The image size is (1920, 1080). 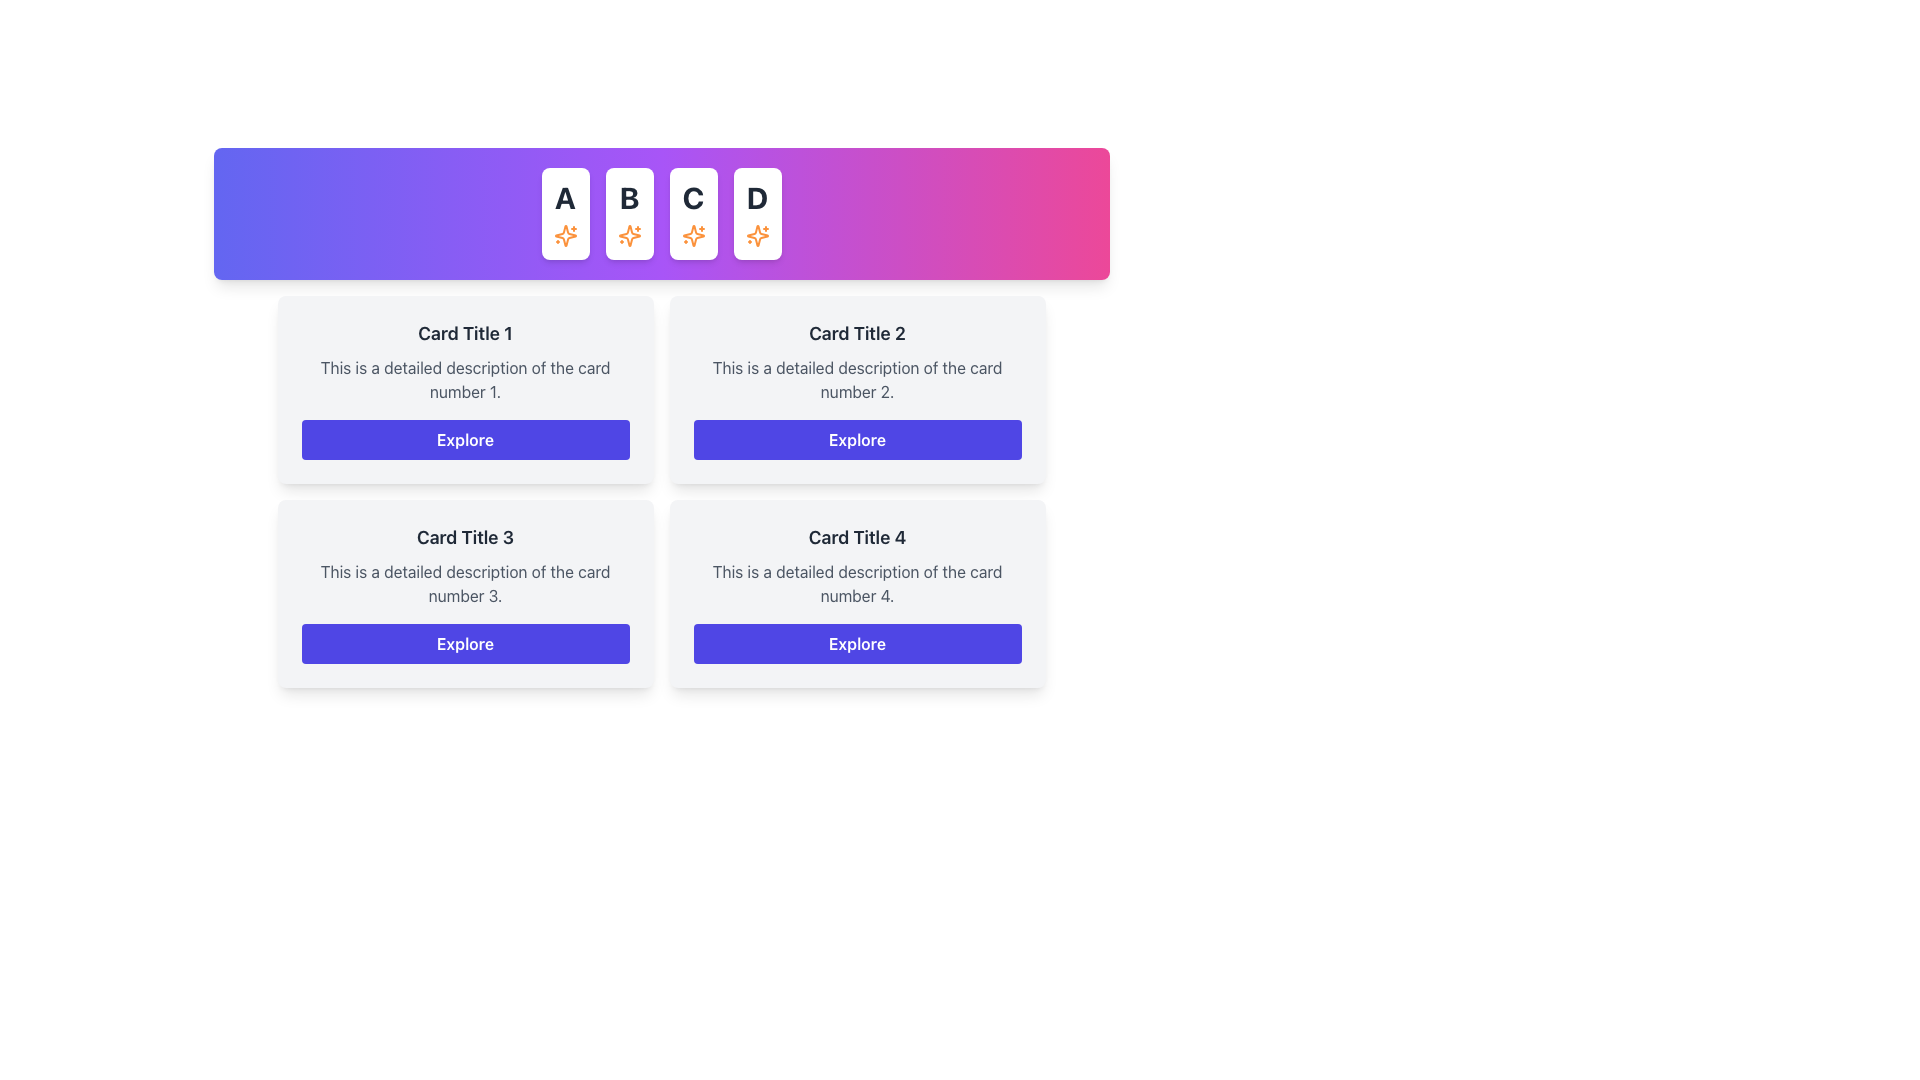 I want to click on the bold uppercase letter 'B' styled with a large sans-serif font, located as the second item in a horizontal row above the orange icons, so click(x=628, y=197).